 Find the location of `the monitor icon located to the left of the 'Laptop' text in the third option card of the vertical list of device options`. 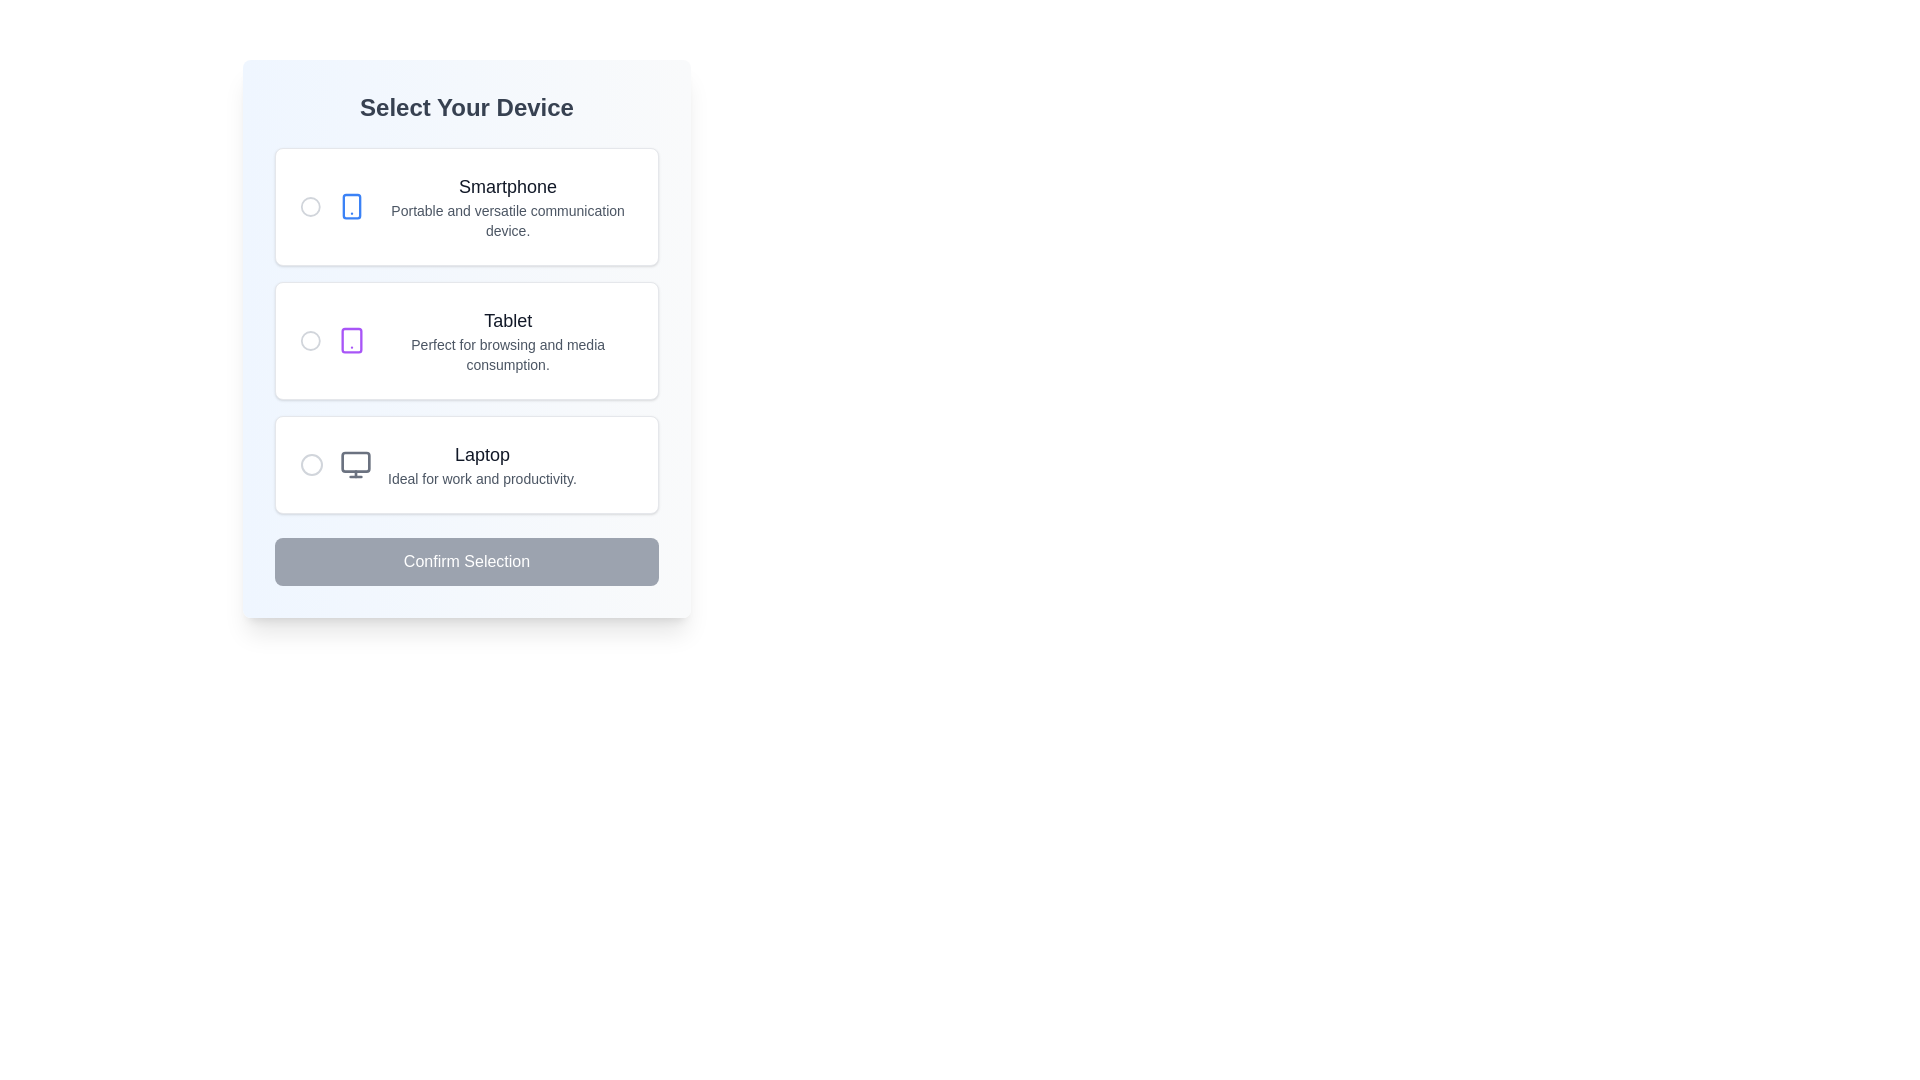

the monitor icon located to the left of the 'Laptop' text in the third option card of the vertical list of device options is located at coordinates (355, 465).